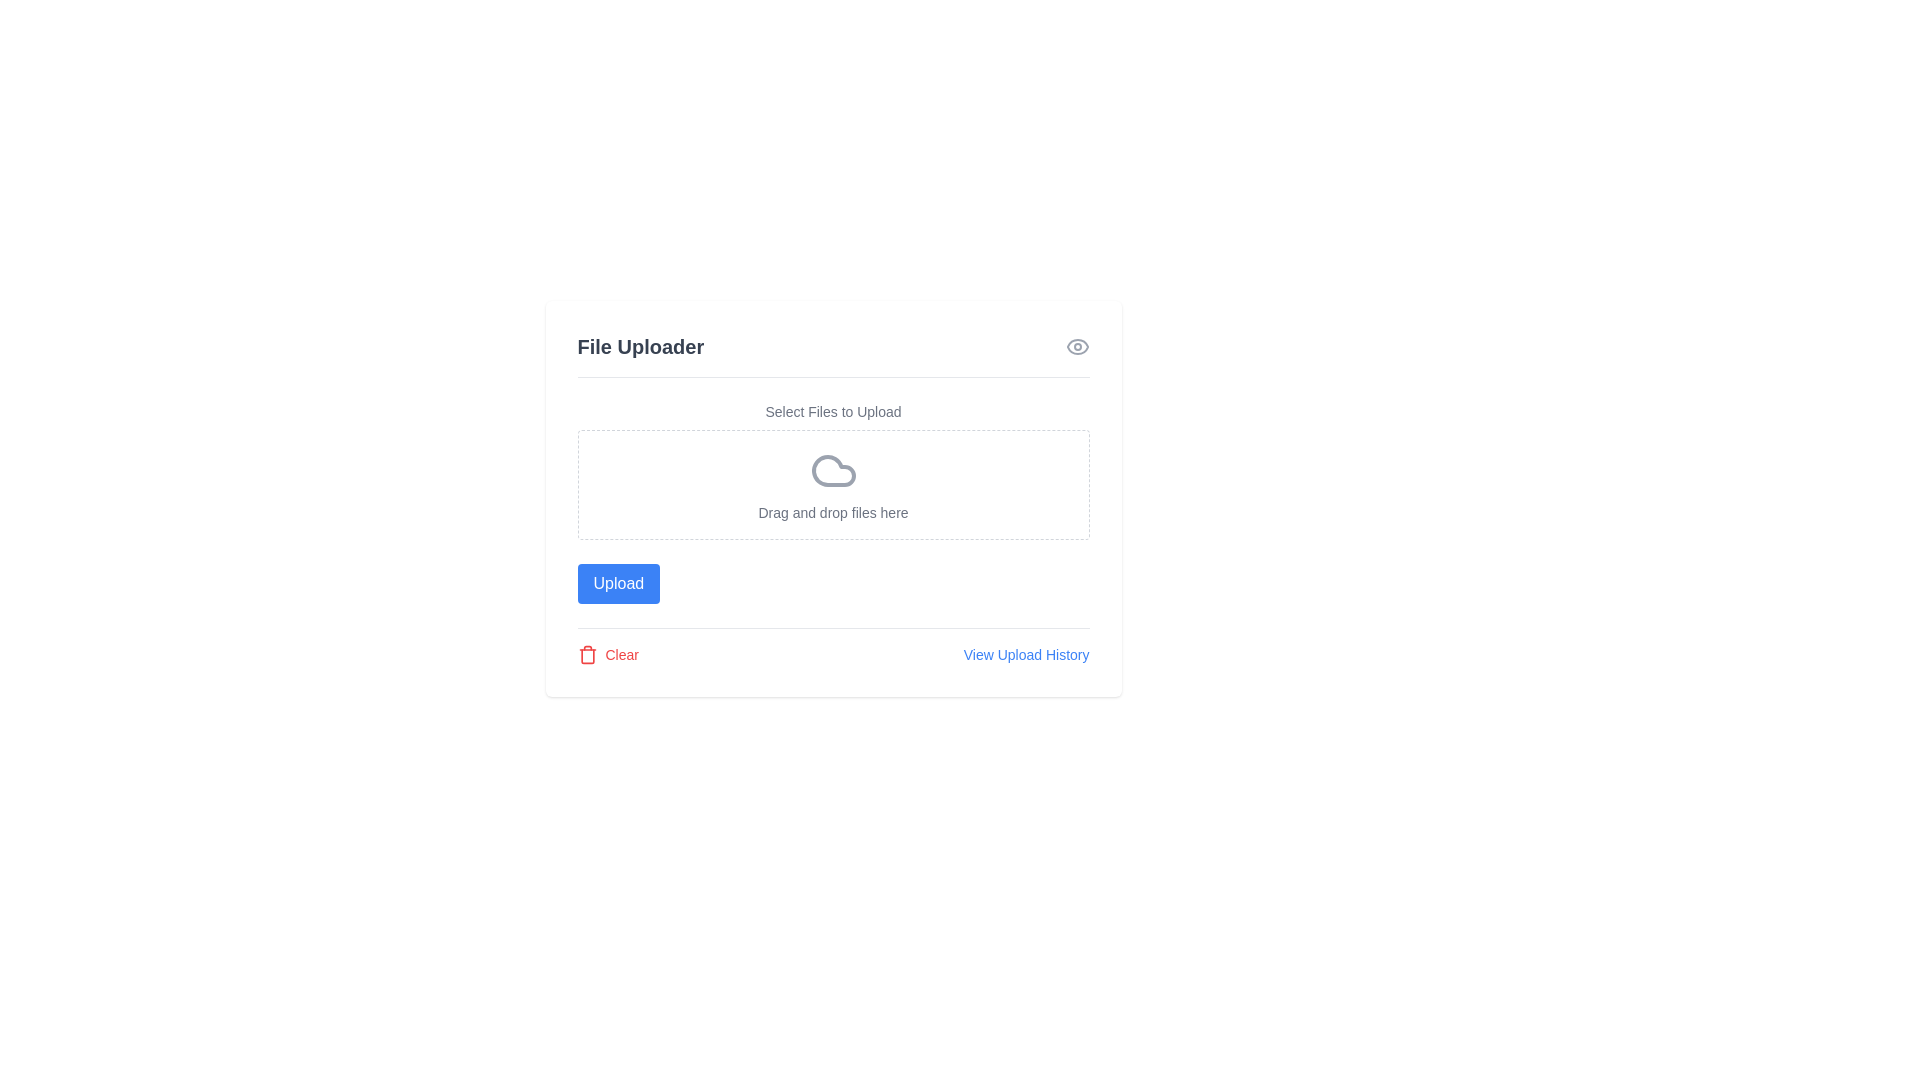 This screenshot has height=1080, width=1920. I want to click on the deletion icon located in the lower-left section of the interface, to the left of the 'Clear' label, which serves as a visual indicator for clearing current file uploads, so click(586, 655).